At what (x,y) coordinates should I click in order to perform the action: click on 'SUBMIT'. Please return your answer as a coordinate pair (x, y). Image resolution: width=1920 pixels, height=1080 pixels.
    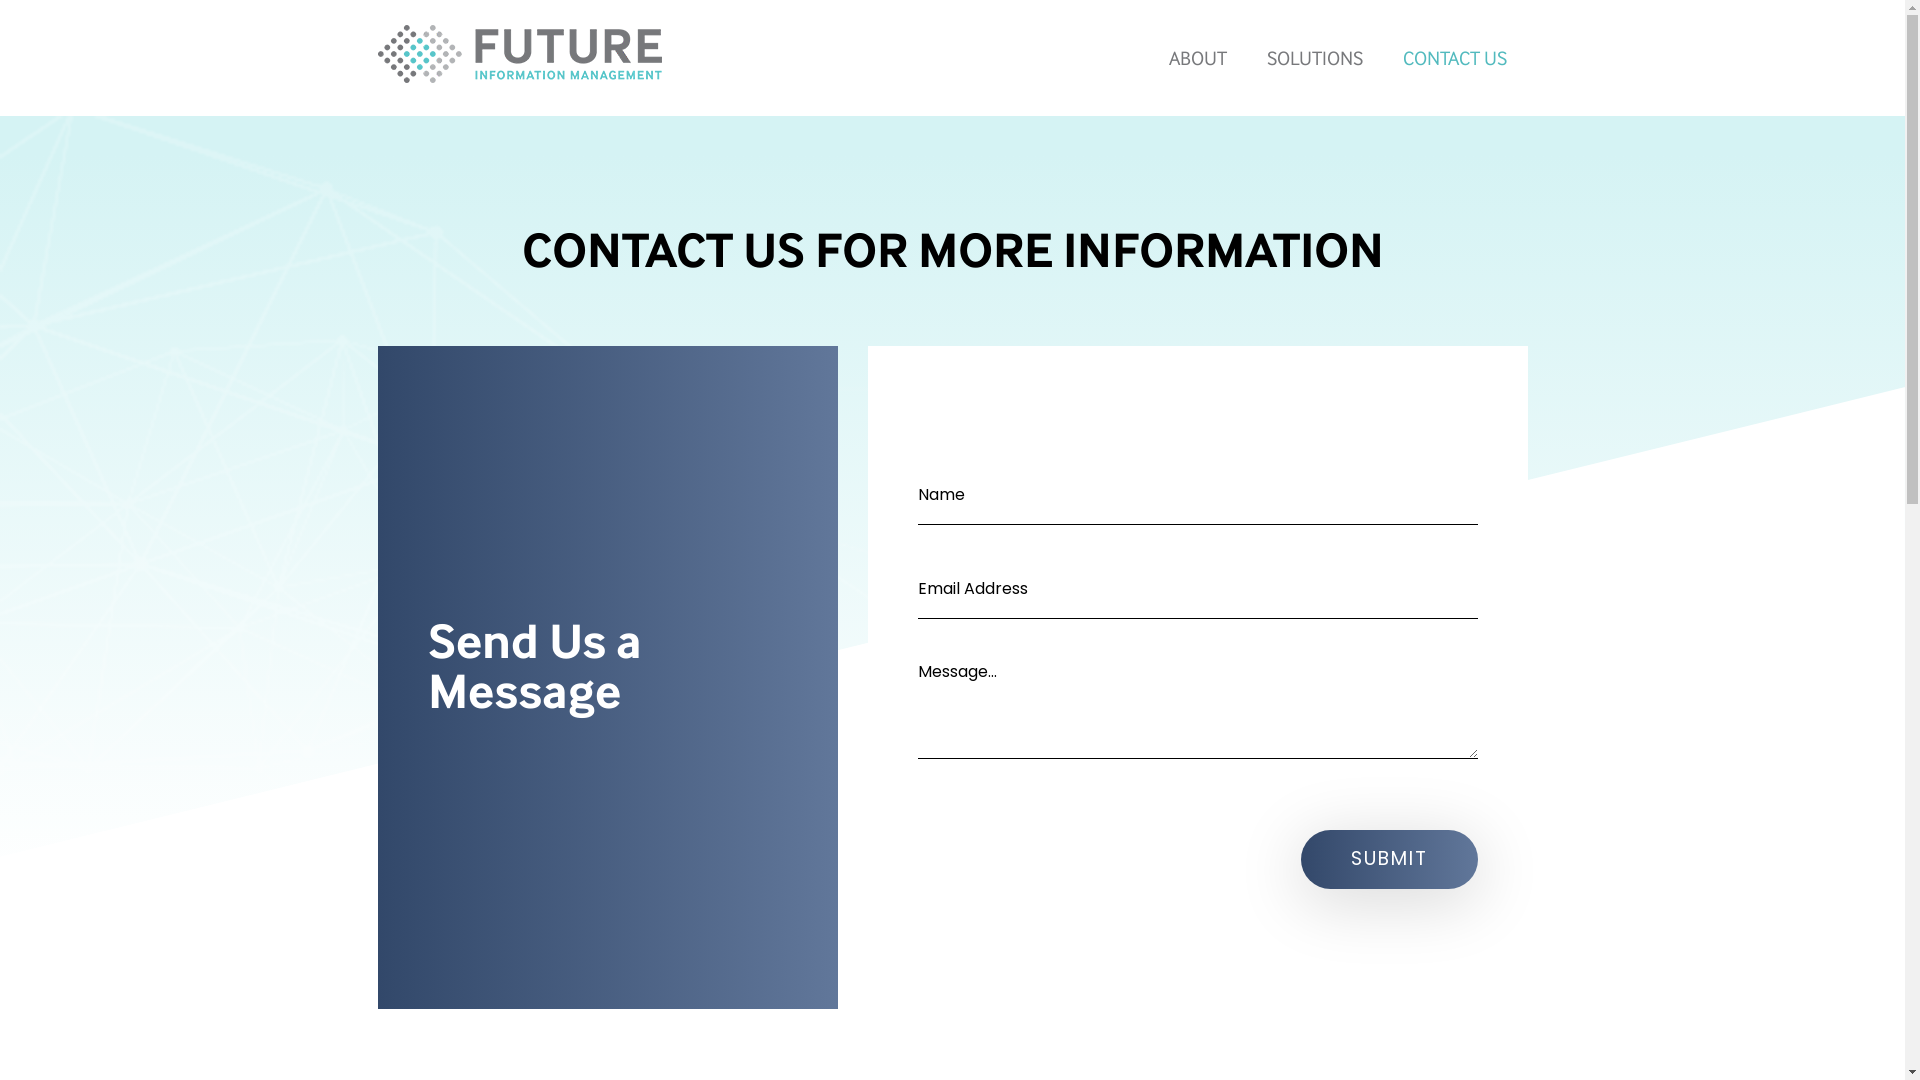
    Looking at the image, I should click on (1387, 858).